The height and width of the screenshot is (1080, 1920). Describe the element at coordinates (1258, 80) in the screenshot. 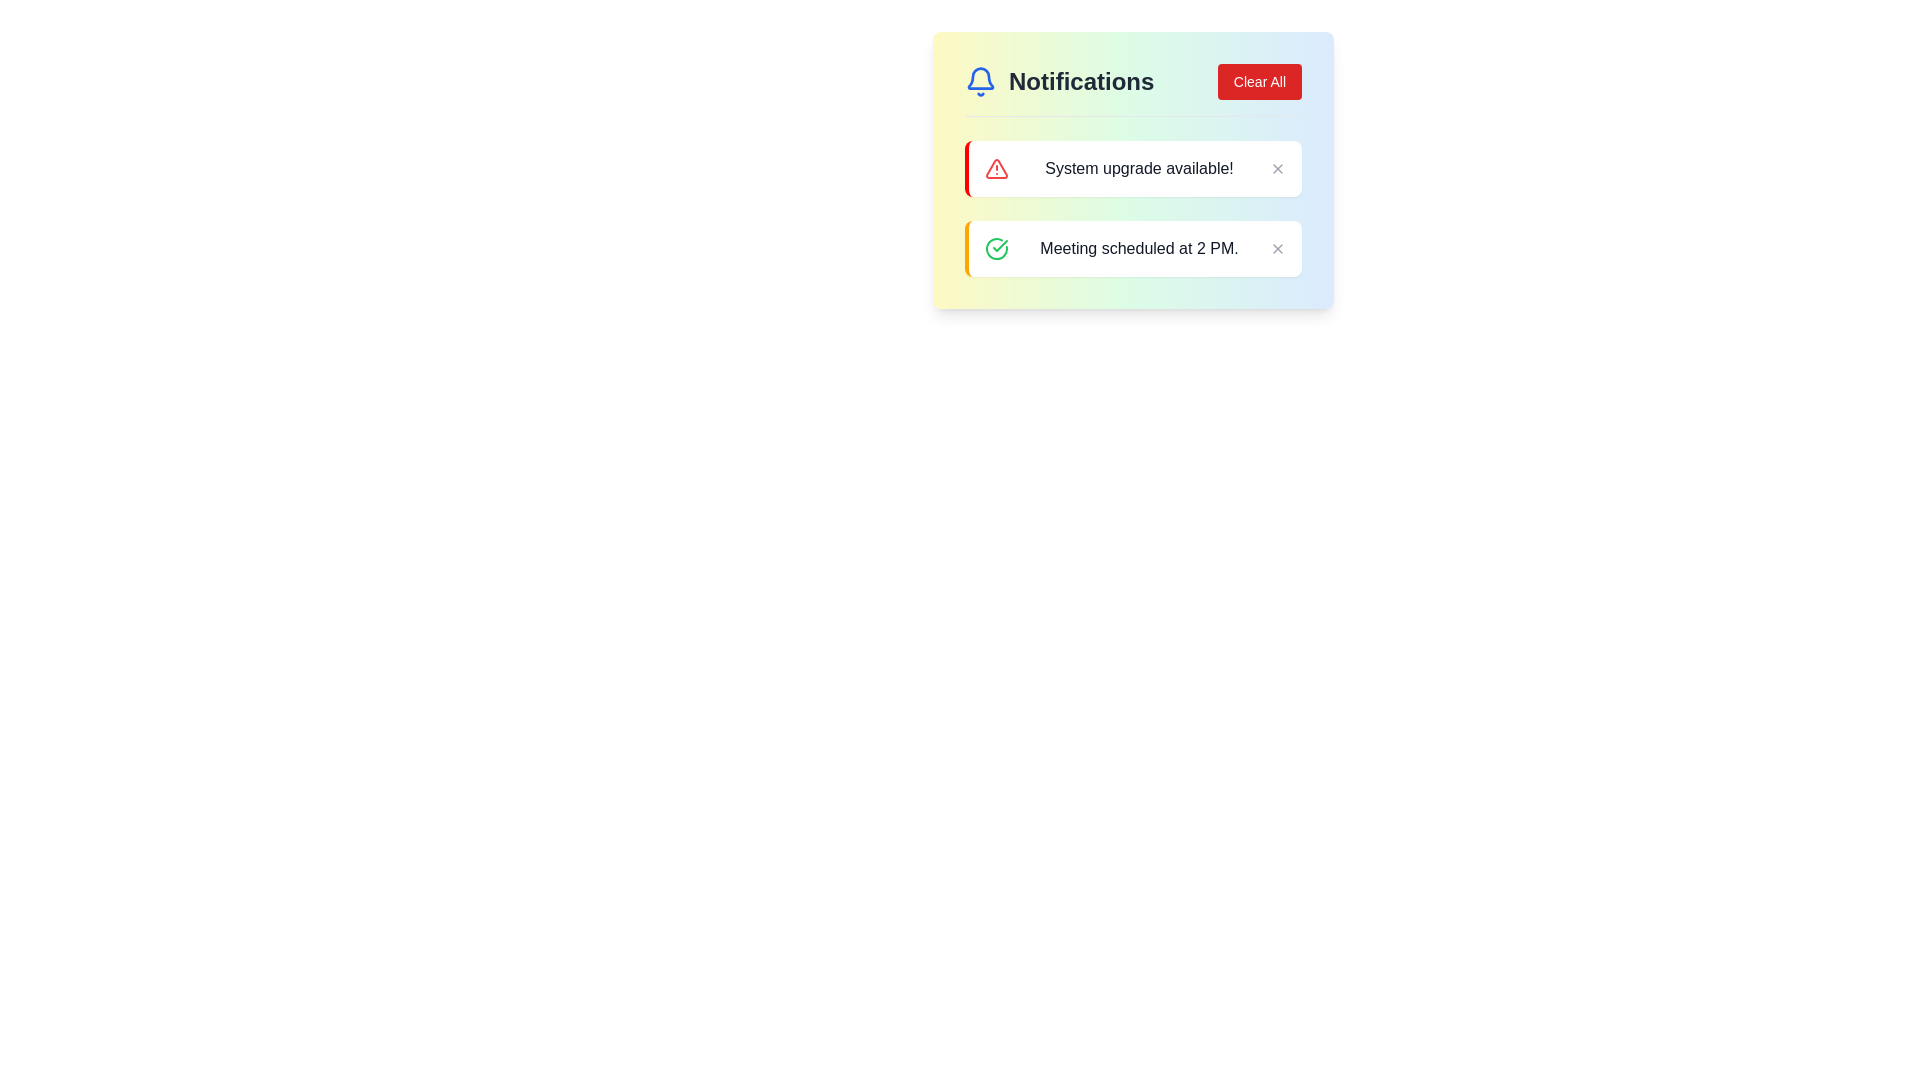

I see `the clear notifications button located at the top-right corner of the notifications panel to observe the hover effects` at that location.